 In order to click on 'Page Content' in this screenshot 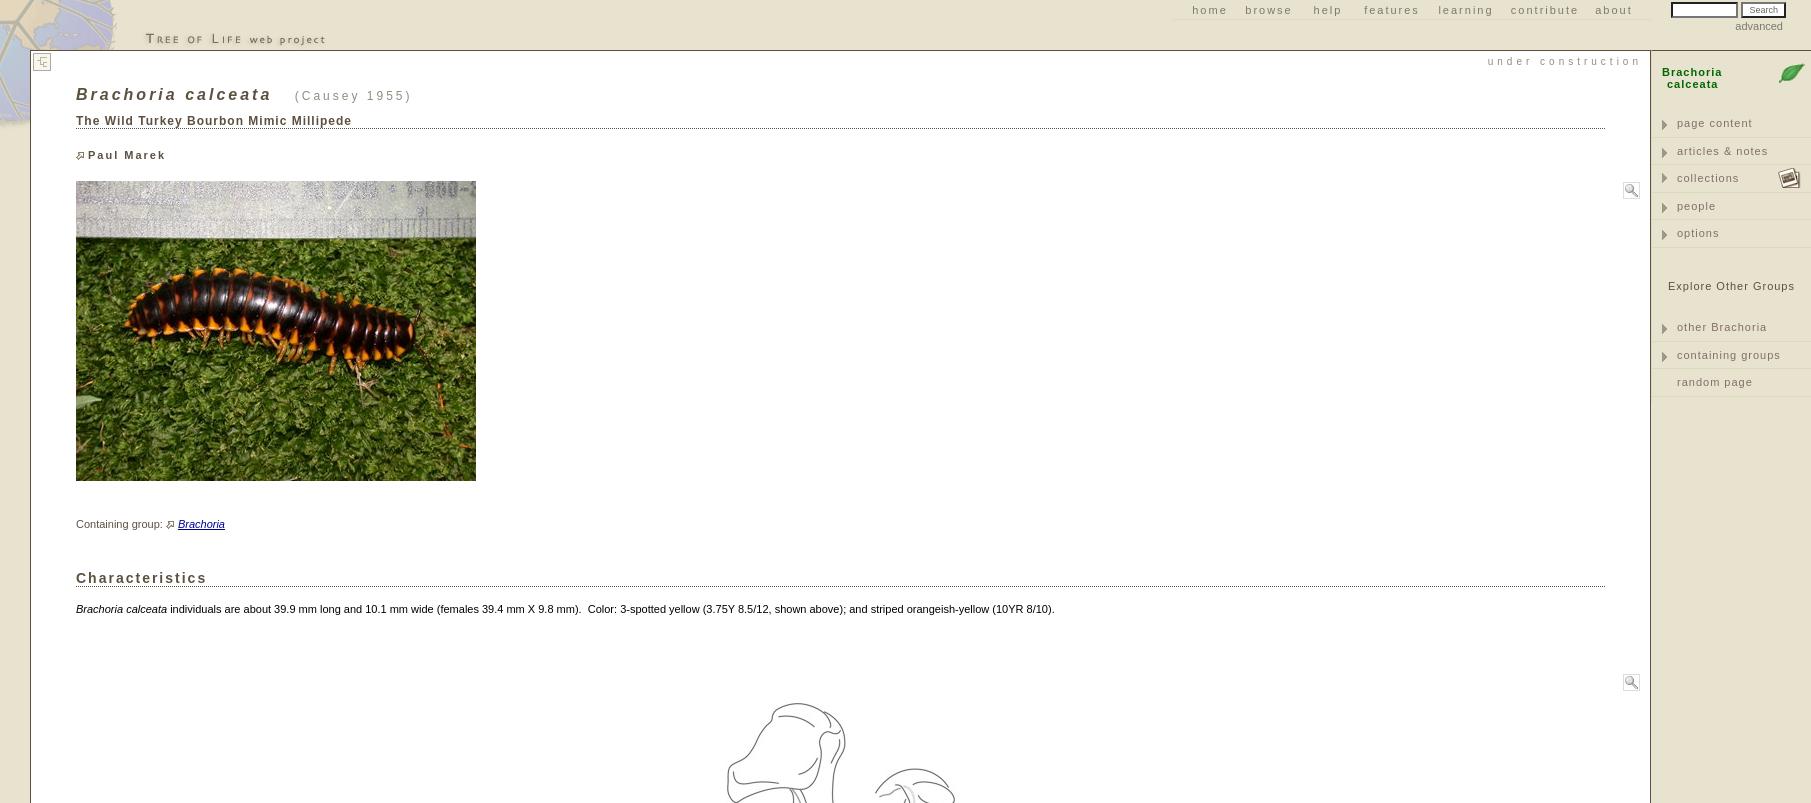, I will do `click(1713, 123)`.